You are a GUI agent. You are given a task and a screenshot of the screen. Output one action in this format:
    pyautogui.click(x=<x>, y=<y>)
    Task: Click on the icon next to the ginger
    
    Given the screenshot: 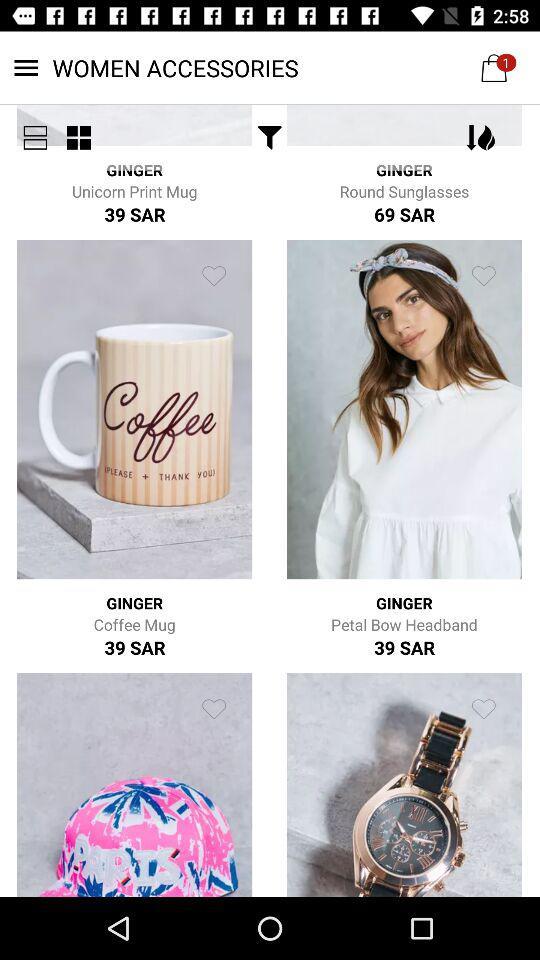 What is the action you would take?
    pyautogui.click(x=269, y=136)
    